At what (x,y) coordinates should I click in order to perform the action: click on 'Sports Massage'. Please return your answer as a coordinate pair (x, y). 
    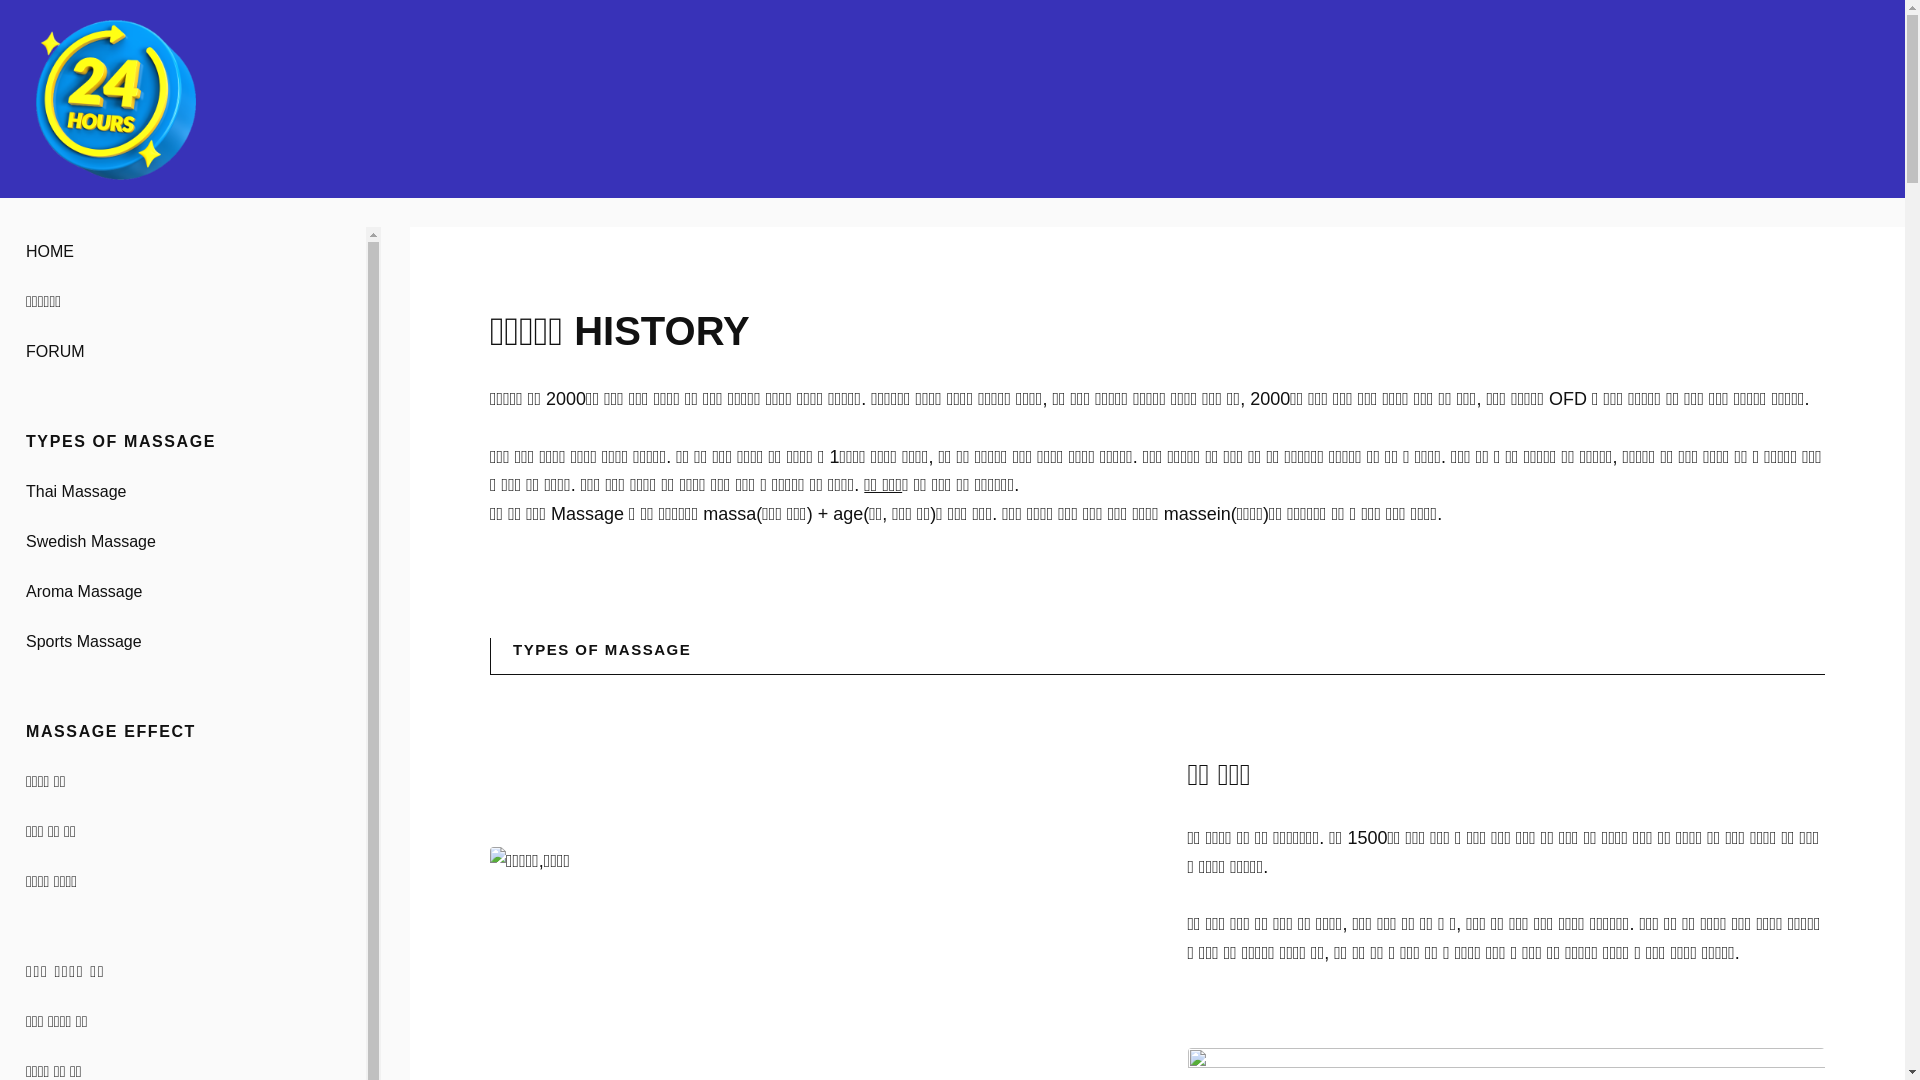
    Looking at the image, I should click on (182, 641).